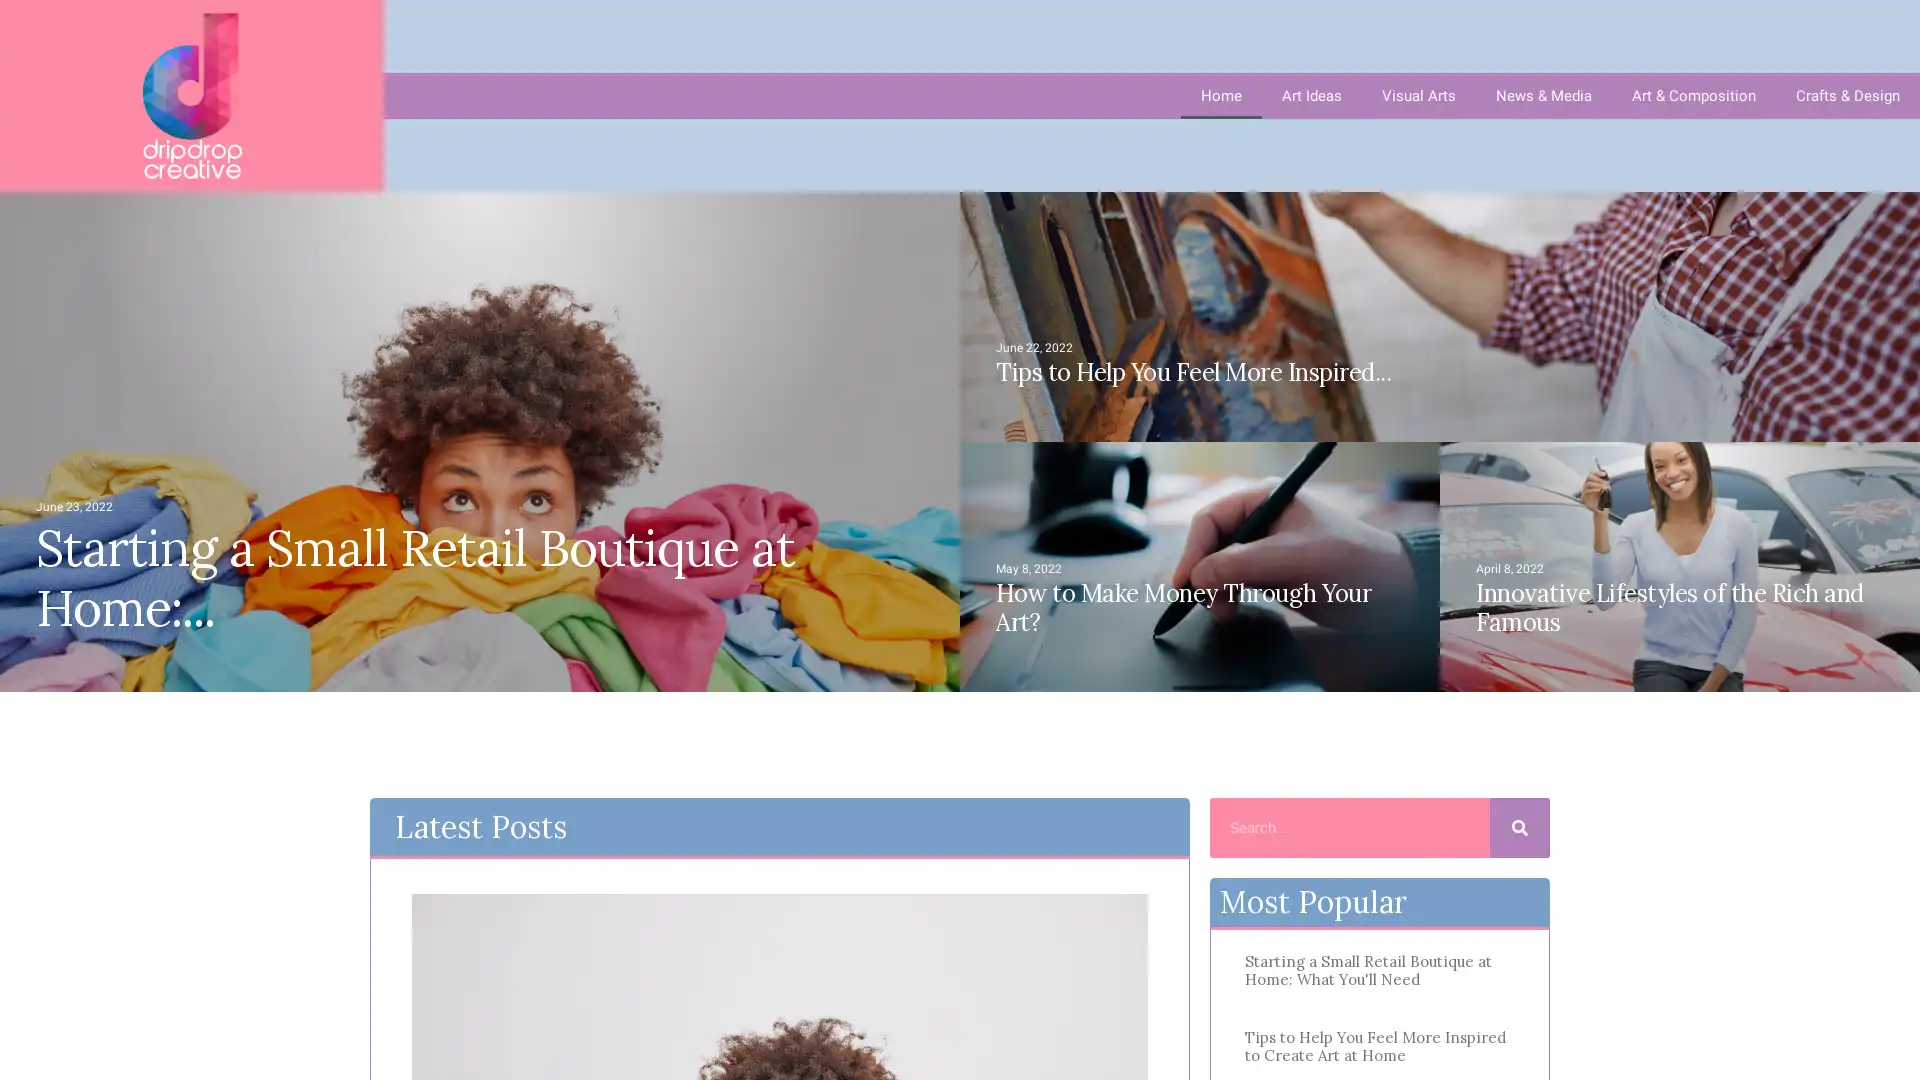  What do you see at coordinates (1520, 828) in the screenshot?
I see `Search` at bounding box center [1520, 828].